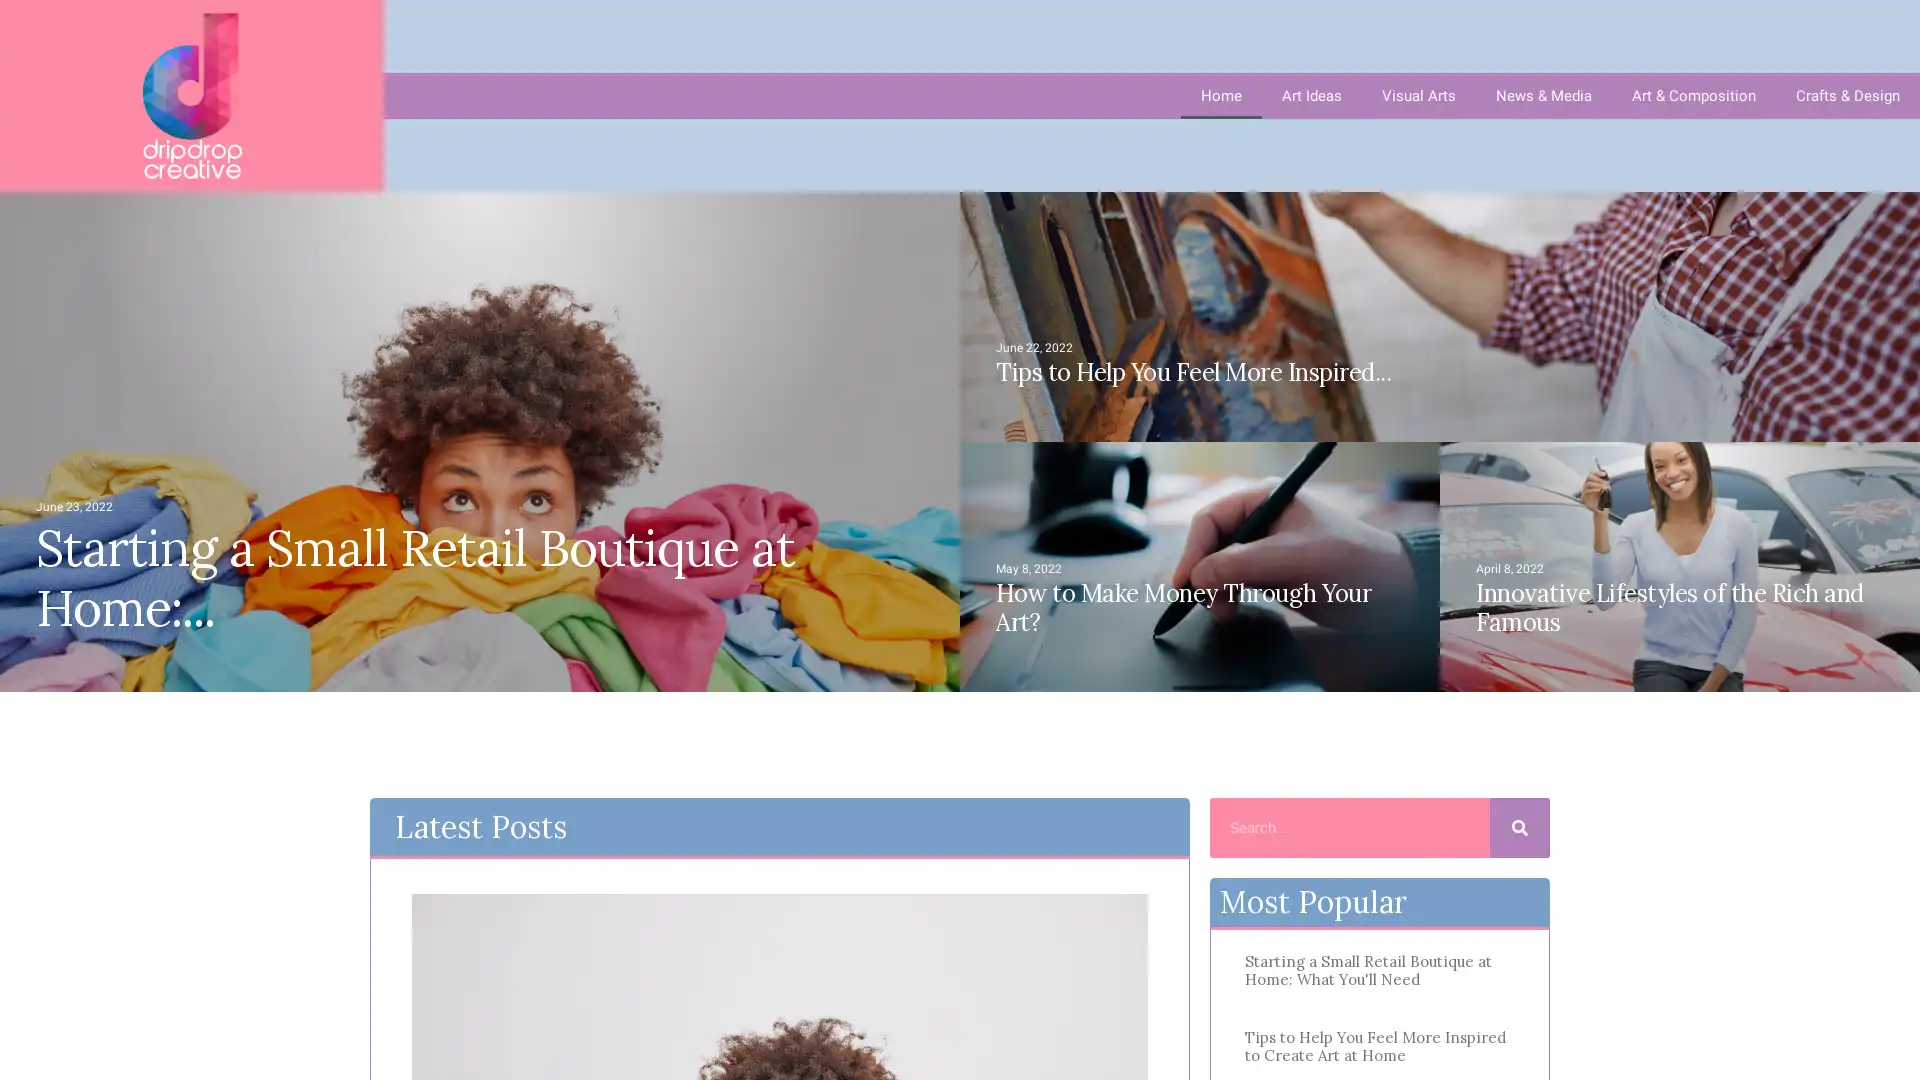  What do you see at coordinates (1520, 828) in the screenshot?
I see `Search` at bounding box center [1520, 828].